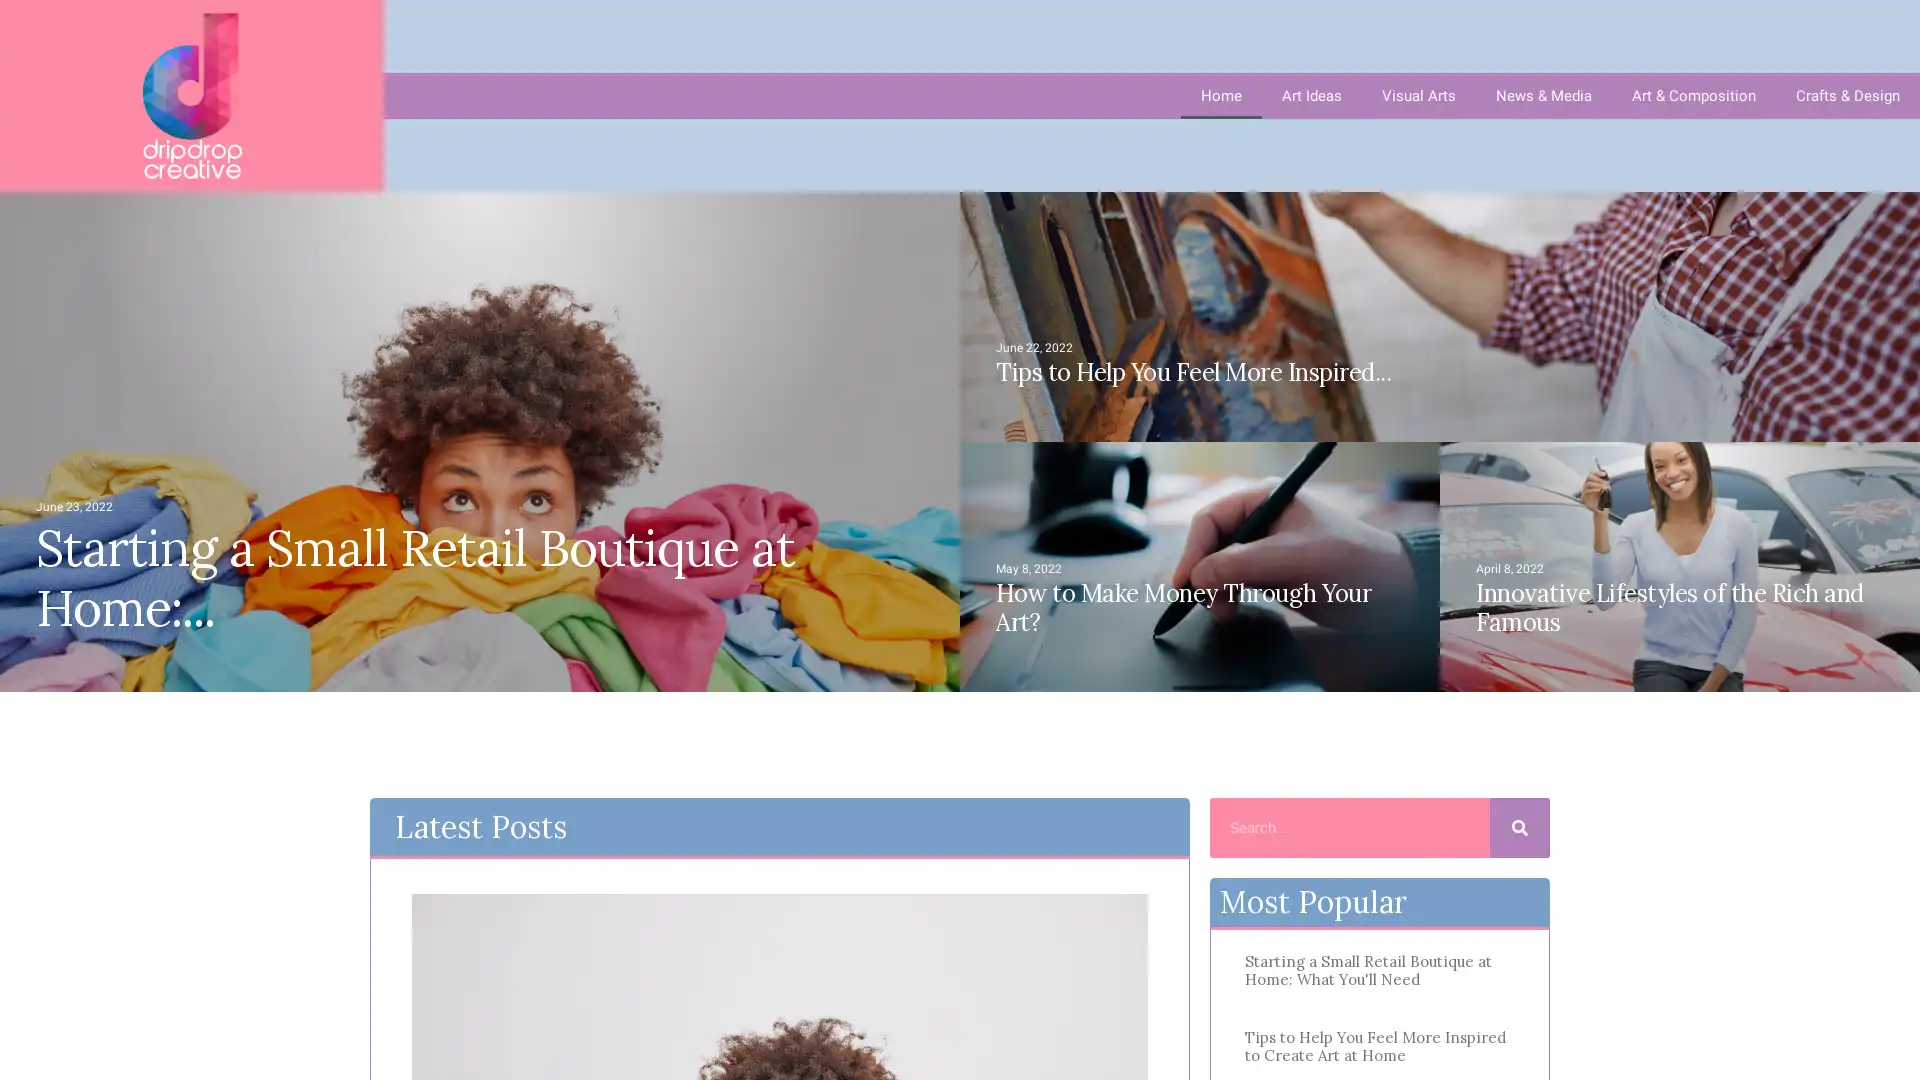  What do you see at coordinates (1520, 828) in the screenshot?
I see `Search` at bounding box center [1520, 828].